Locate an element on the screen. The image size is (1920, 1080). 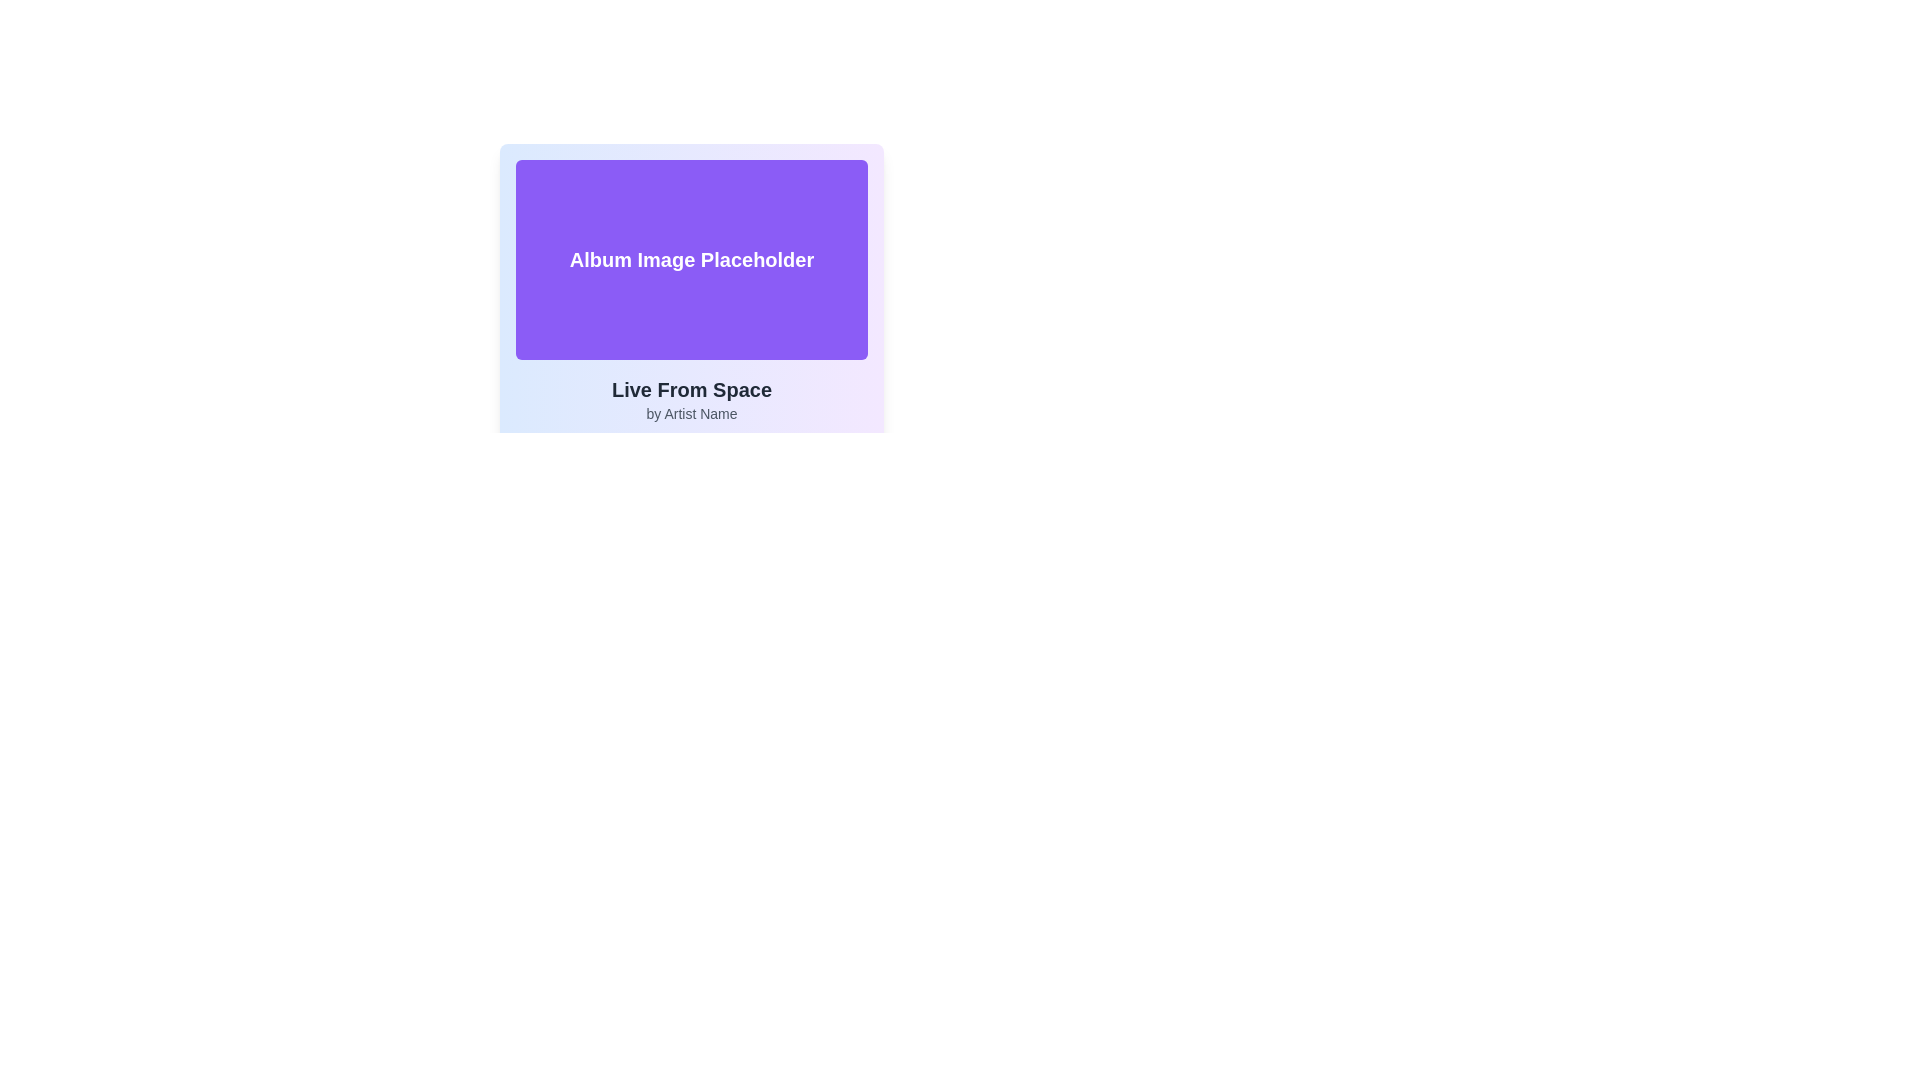
the text label displaying 'Live From Space', which is styled as 'text-xl font-semibold text-gray-800' and is centered under the purple 'Album Image Placeholder' is located at coordinates (691, 389).